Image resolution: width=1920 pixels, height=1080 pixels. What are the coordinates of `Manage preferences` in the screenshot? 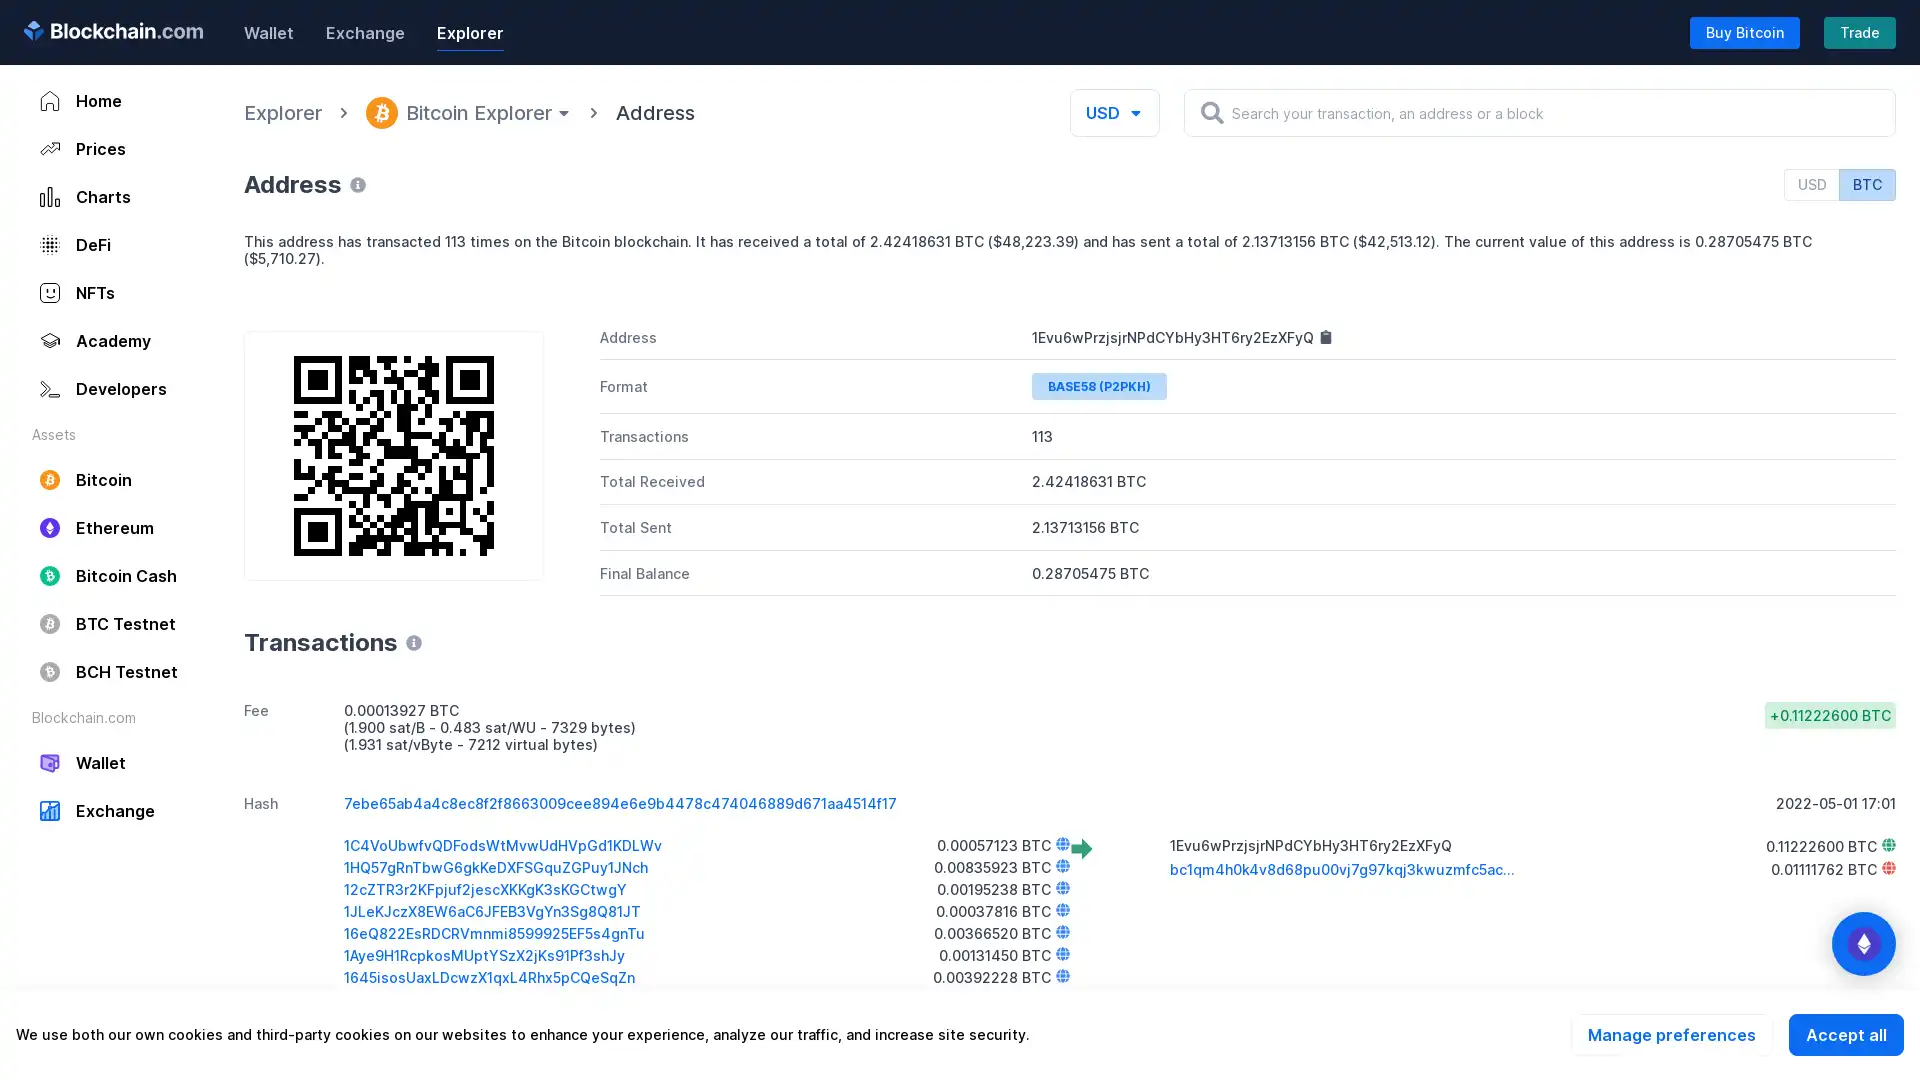 It's located at (1671, 1034).